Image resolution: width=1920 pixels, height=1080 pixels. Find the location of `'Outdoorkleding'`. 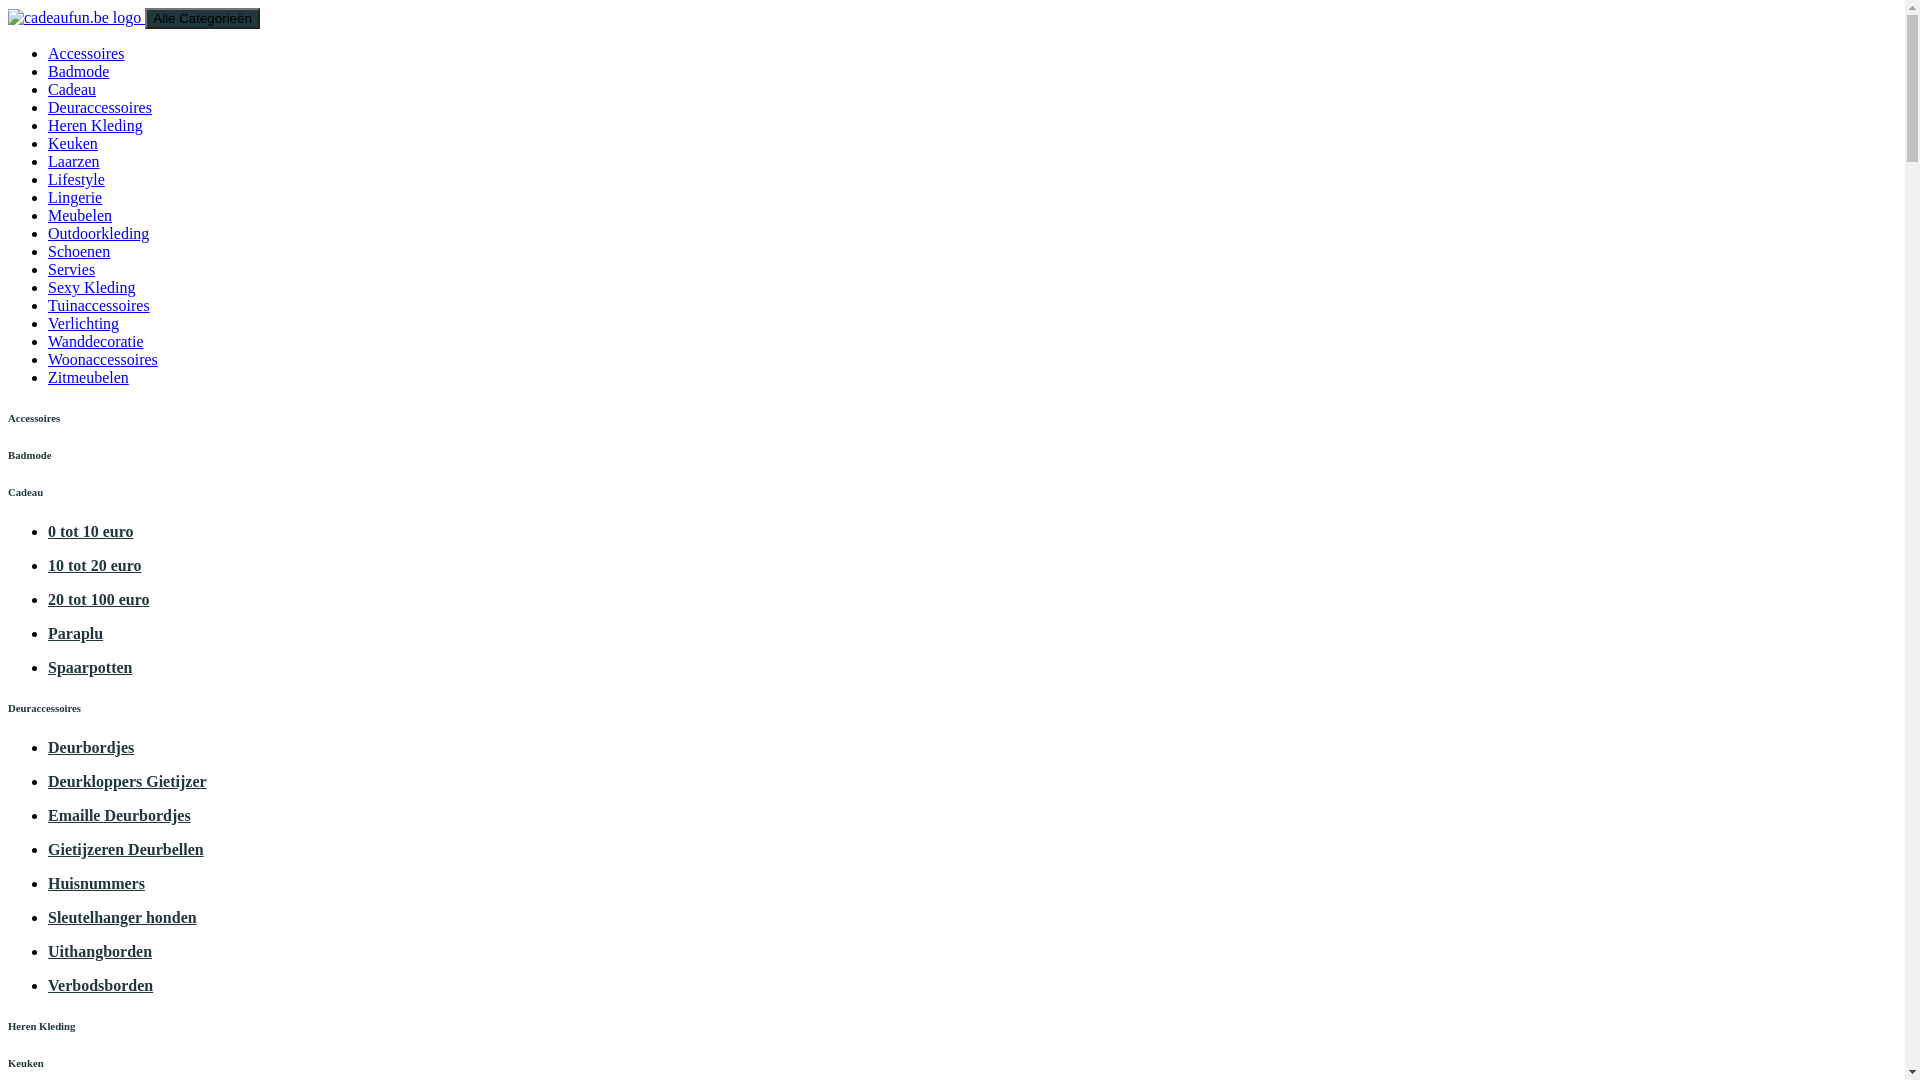

'Outdoorkleding' is located at coordinates (97, 232).